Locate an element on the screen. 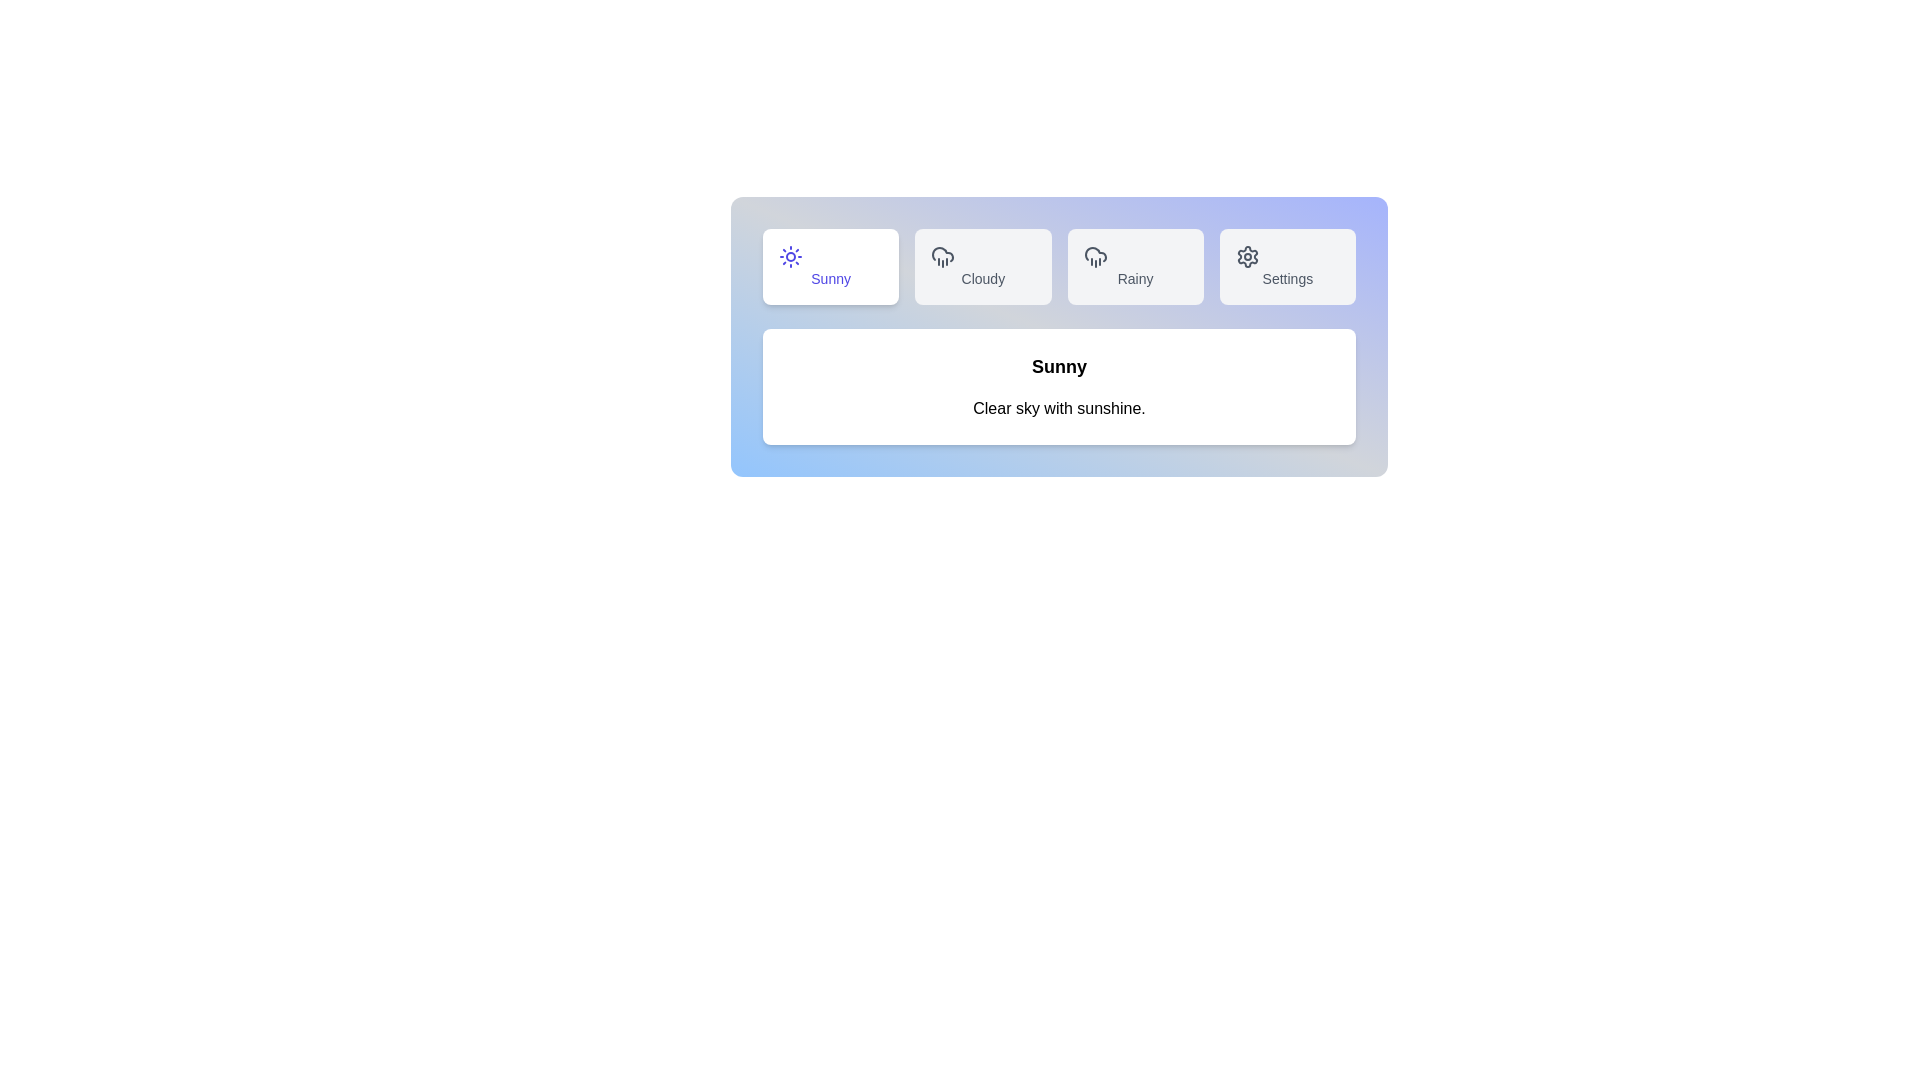 The height and width of the screenshot is (1080, 1920). the Settings tab is located at coordinates (1287, 265).